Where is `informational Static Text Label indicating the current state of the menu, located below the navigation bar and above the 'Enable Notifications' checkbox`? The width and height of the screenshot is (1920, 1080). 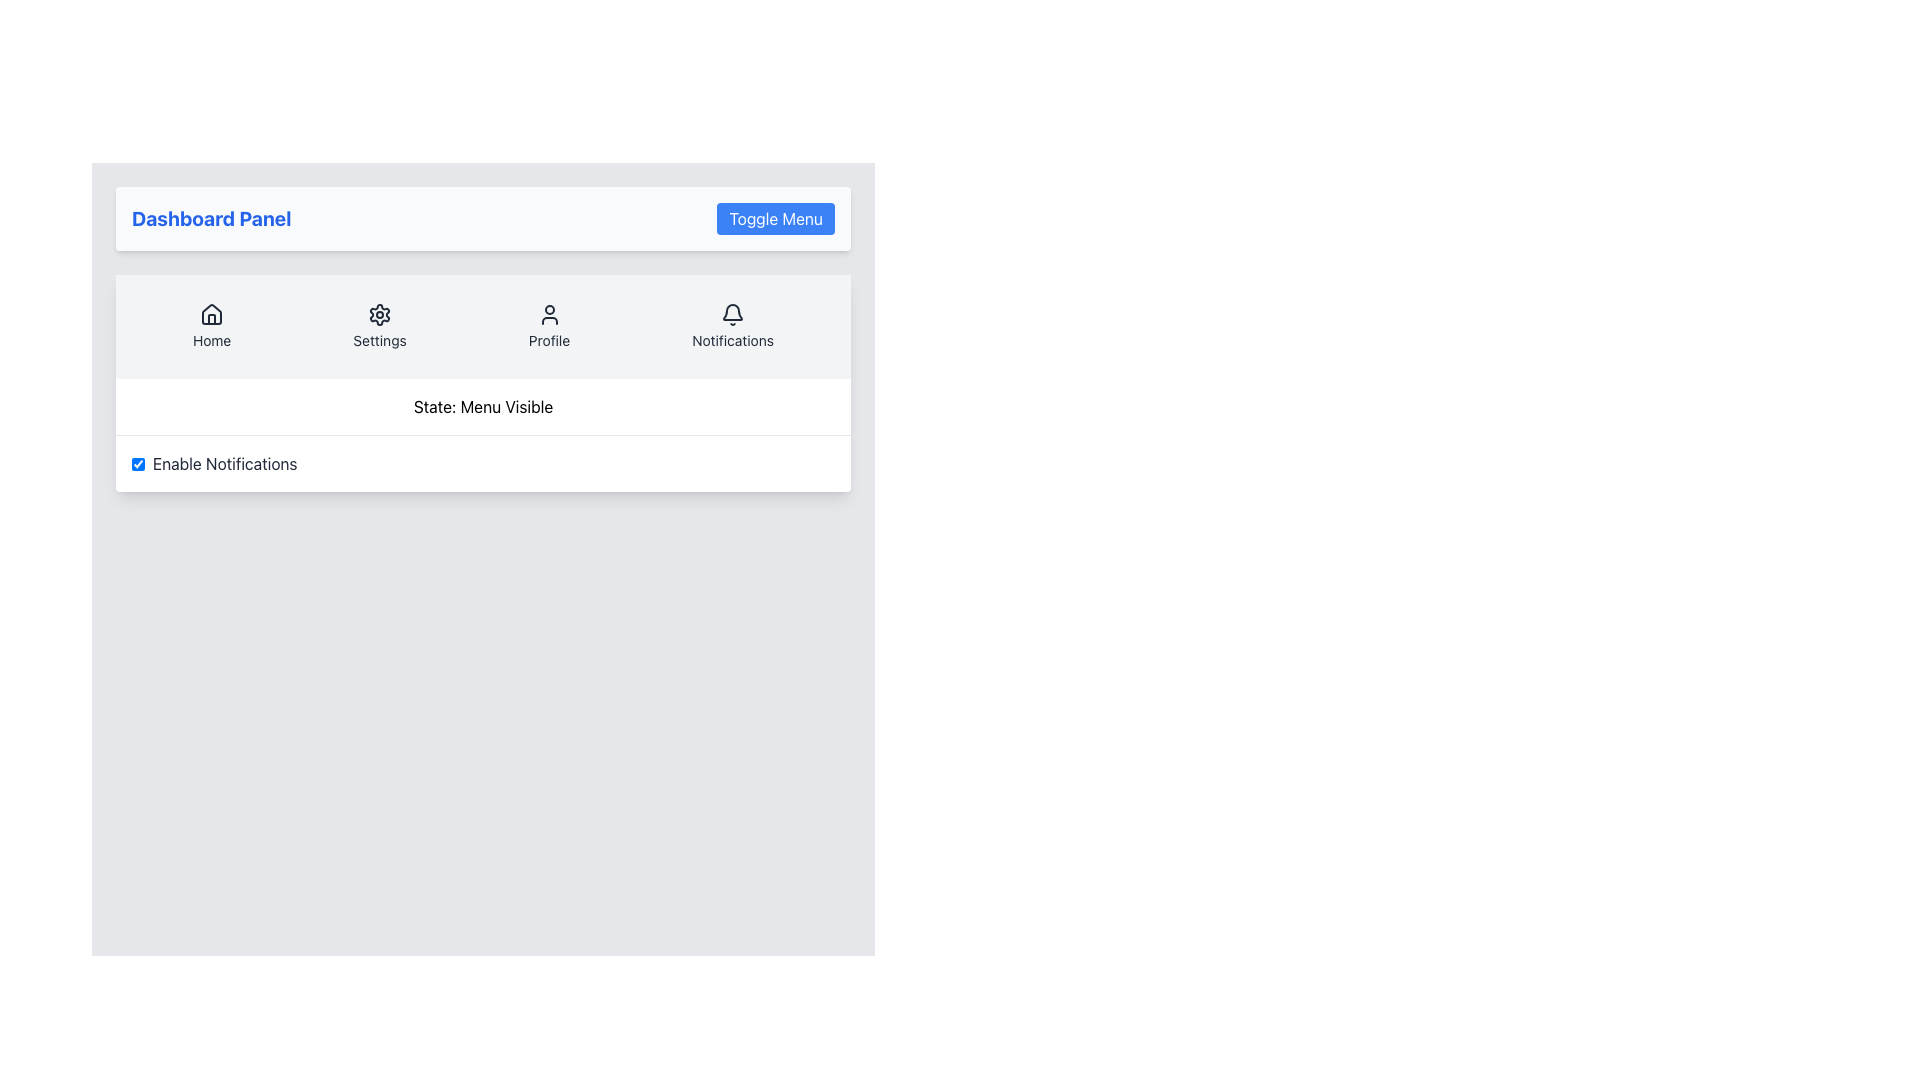
informational Static Text Label indicating the current state of the menu, located below the navigation bar and above the 'Enable Notifications' checkbox is located at coordinates (483, 406).